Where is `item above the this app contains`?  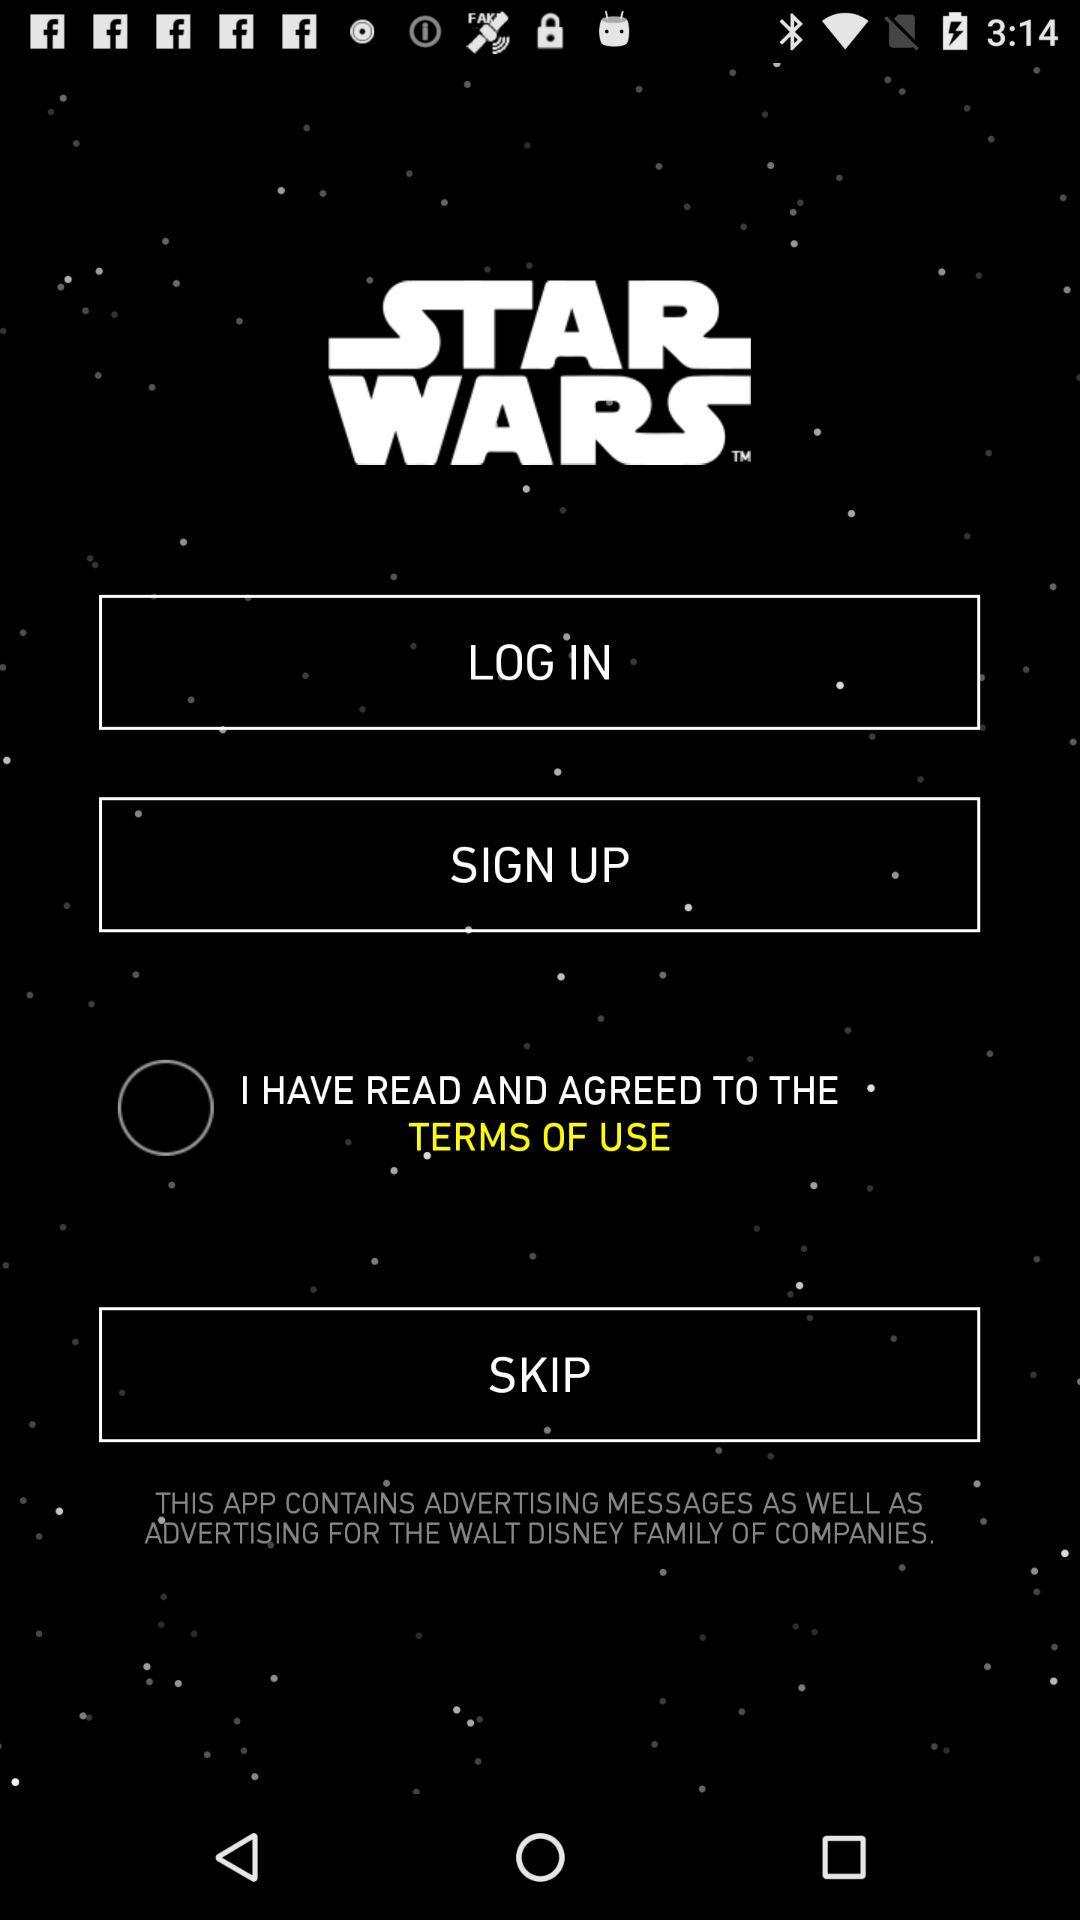 item above the this app contains is located at coordinates (538, 1373).